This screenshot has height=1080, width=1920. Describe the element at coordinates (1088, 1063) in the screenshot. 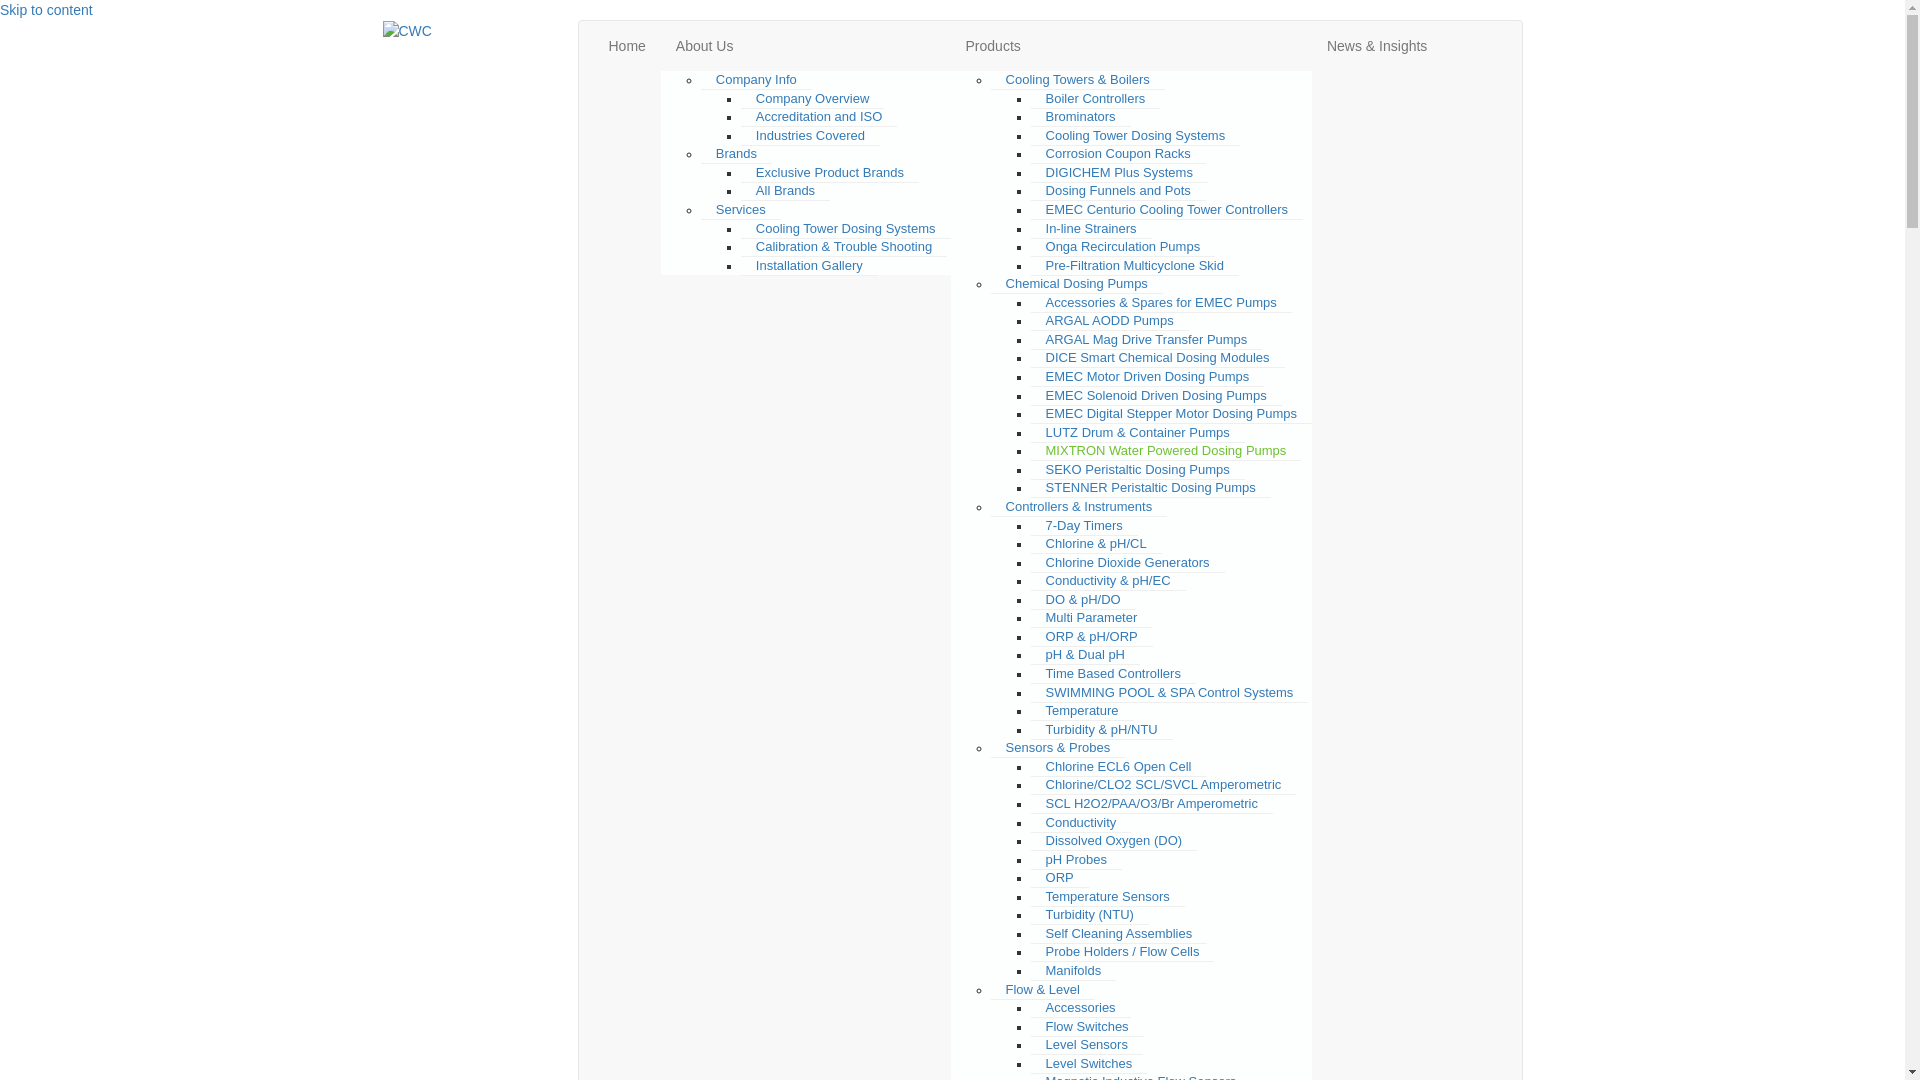

I see `'Level Switches'` at that location.